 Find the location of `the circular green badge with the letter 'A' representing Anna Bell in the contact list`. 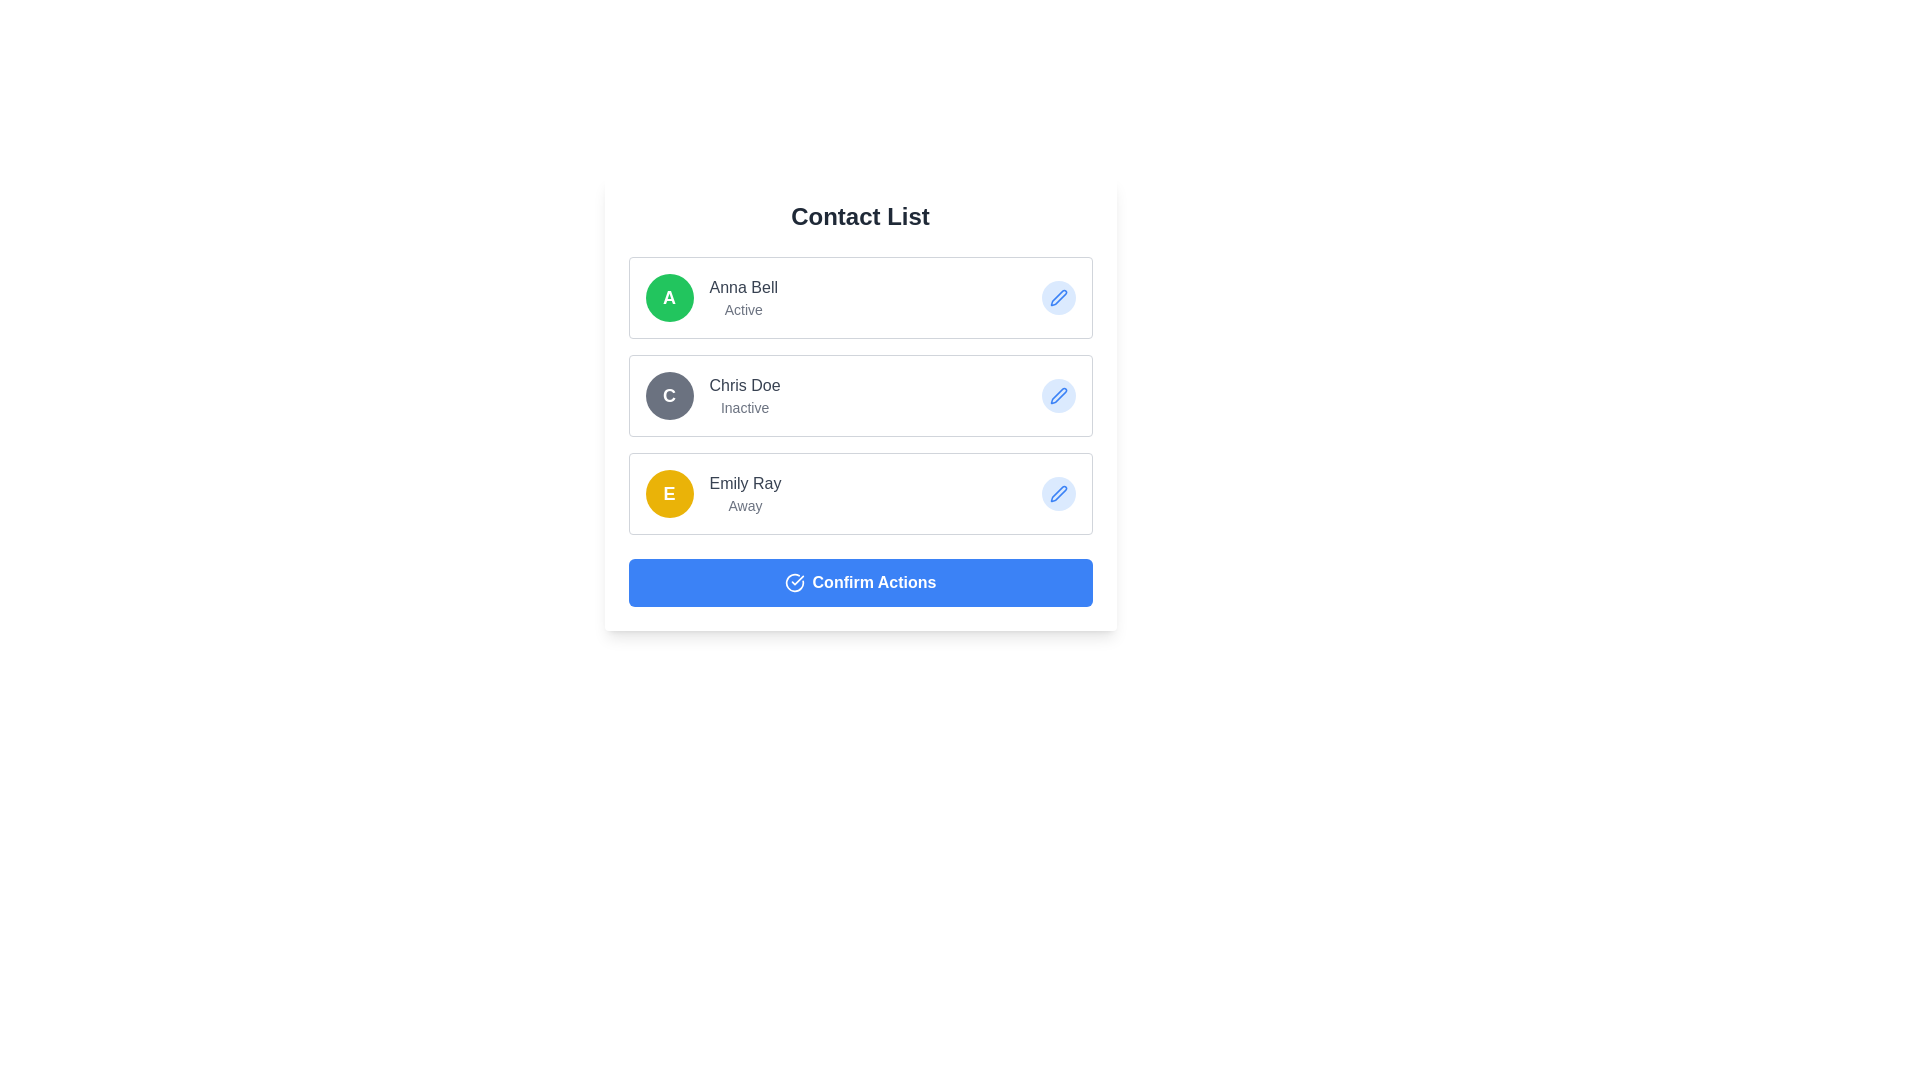

the circular green badge with the letter 'A' representing Anna Bell in the contact list is located at coordinates (711, 297).